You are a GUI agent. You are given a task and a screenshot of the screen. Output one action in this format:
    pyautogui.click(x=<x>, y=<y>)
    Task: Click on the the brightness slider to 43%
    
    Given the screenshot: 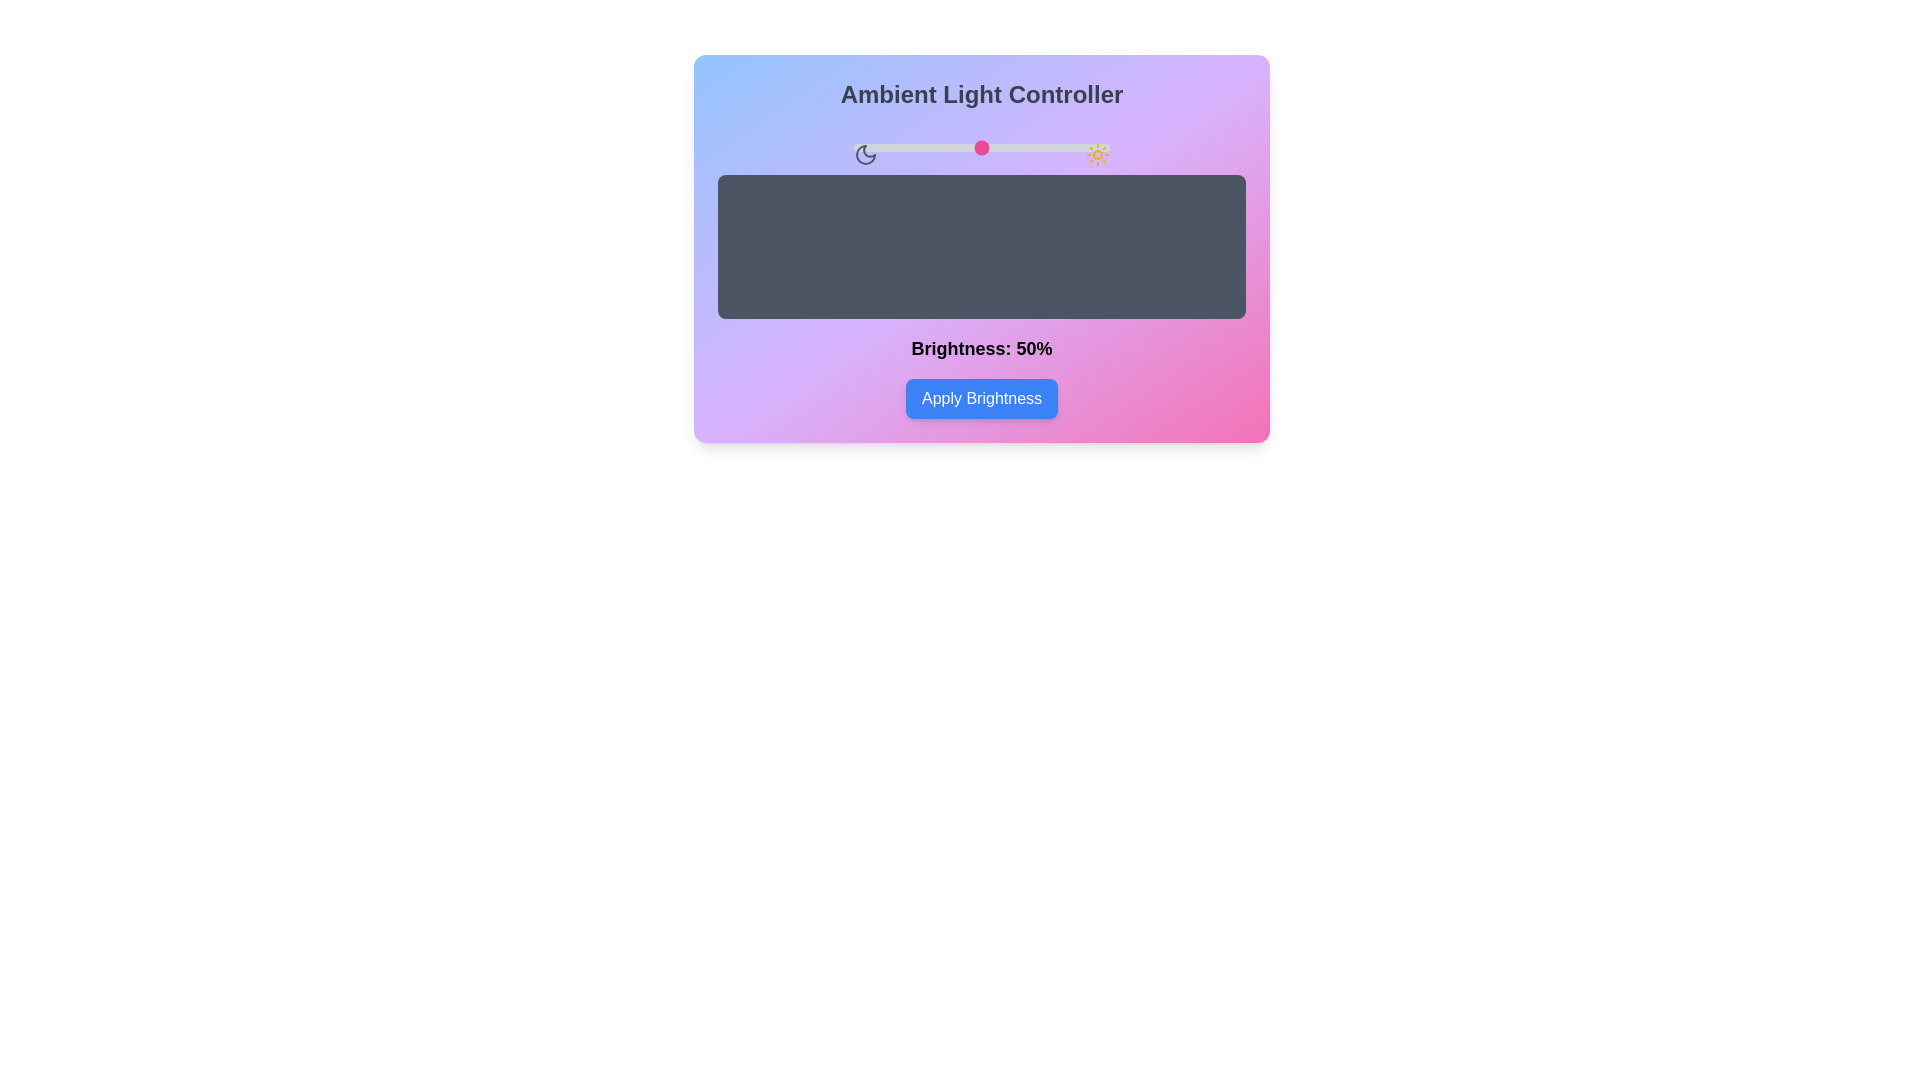 What is the action you would take?
    pyautogui.click(x=964, y=146)
    